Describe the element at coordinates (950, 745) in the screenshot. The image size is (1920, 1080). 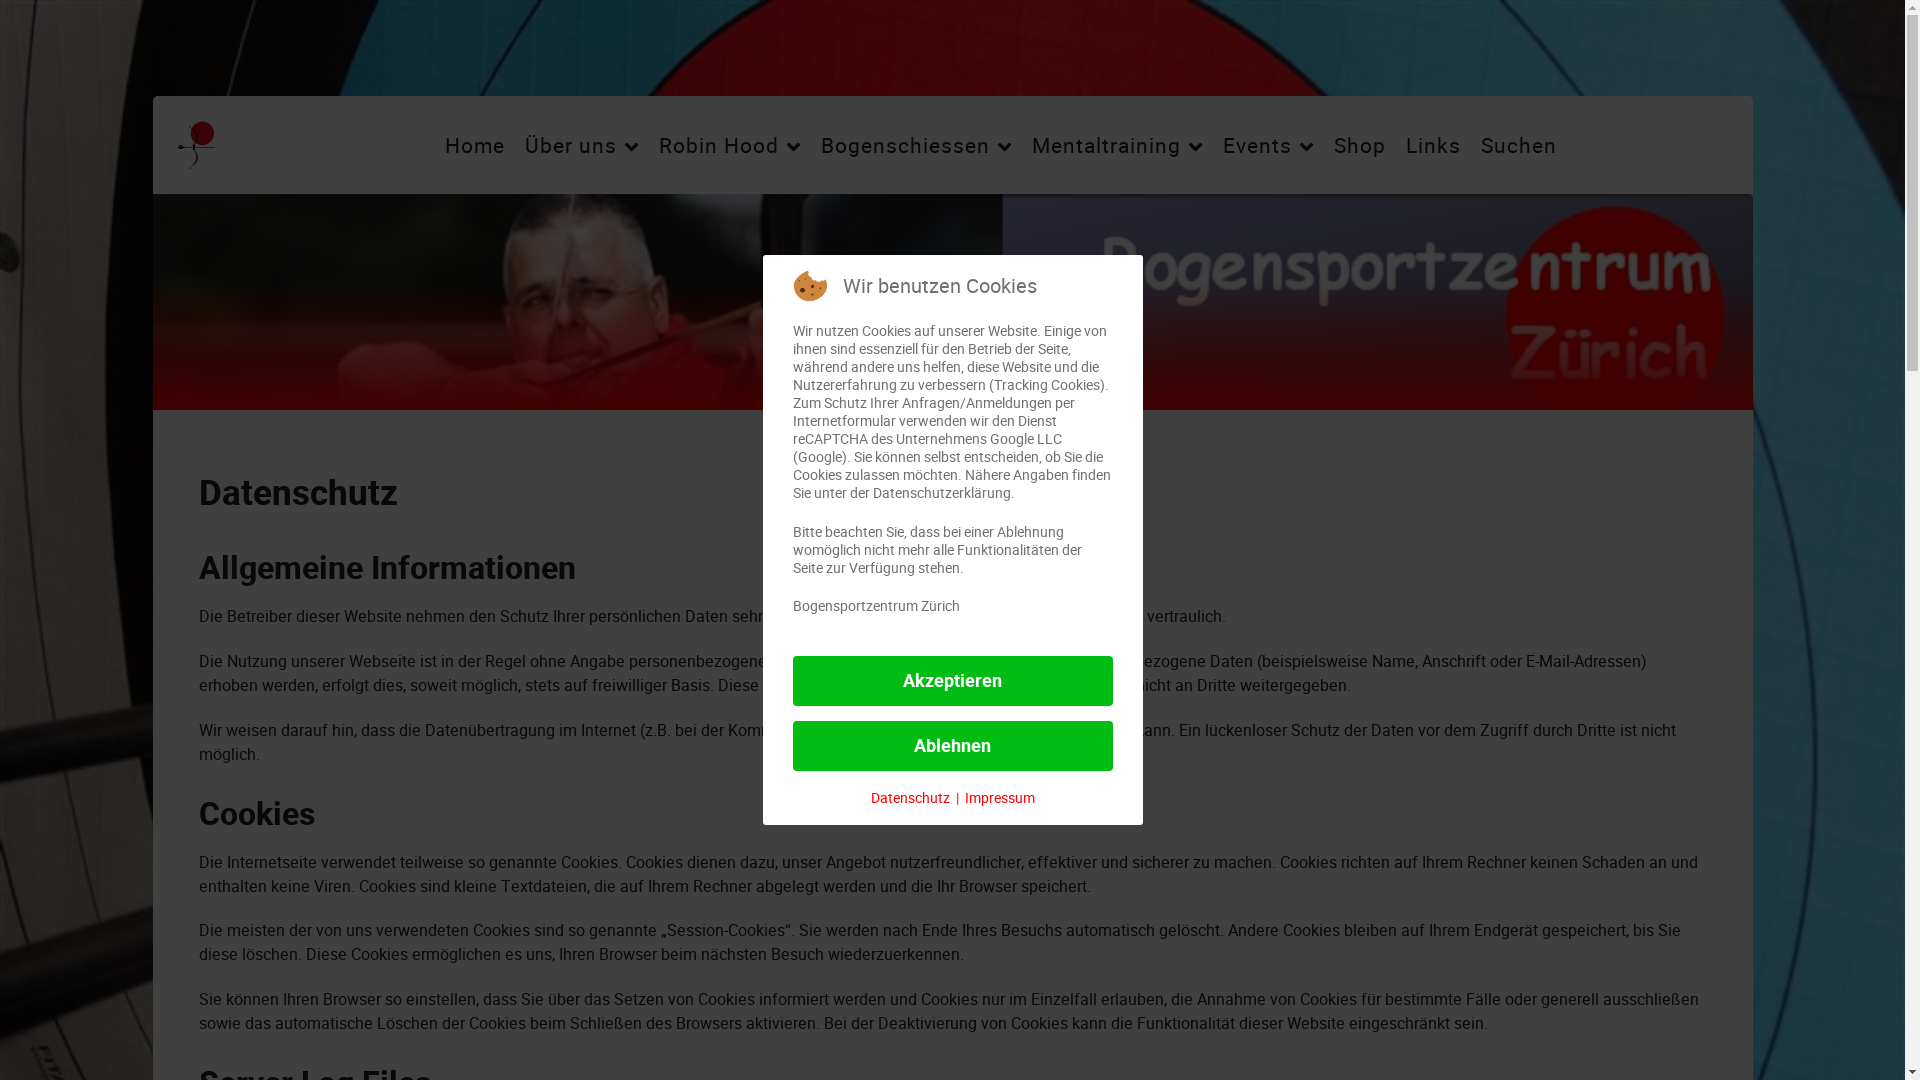
I see `'Ablehnen'` at that location.